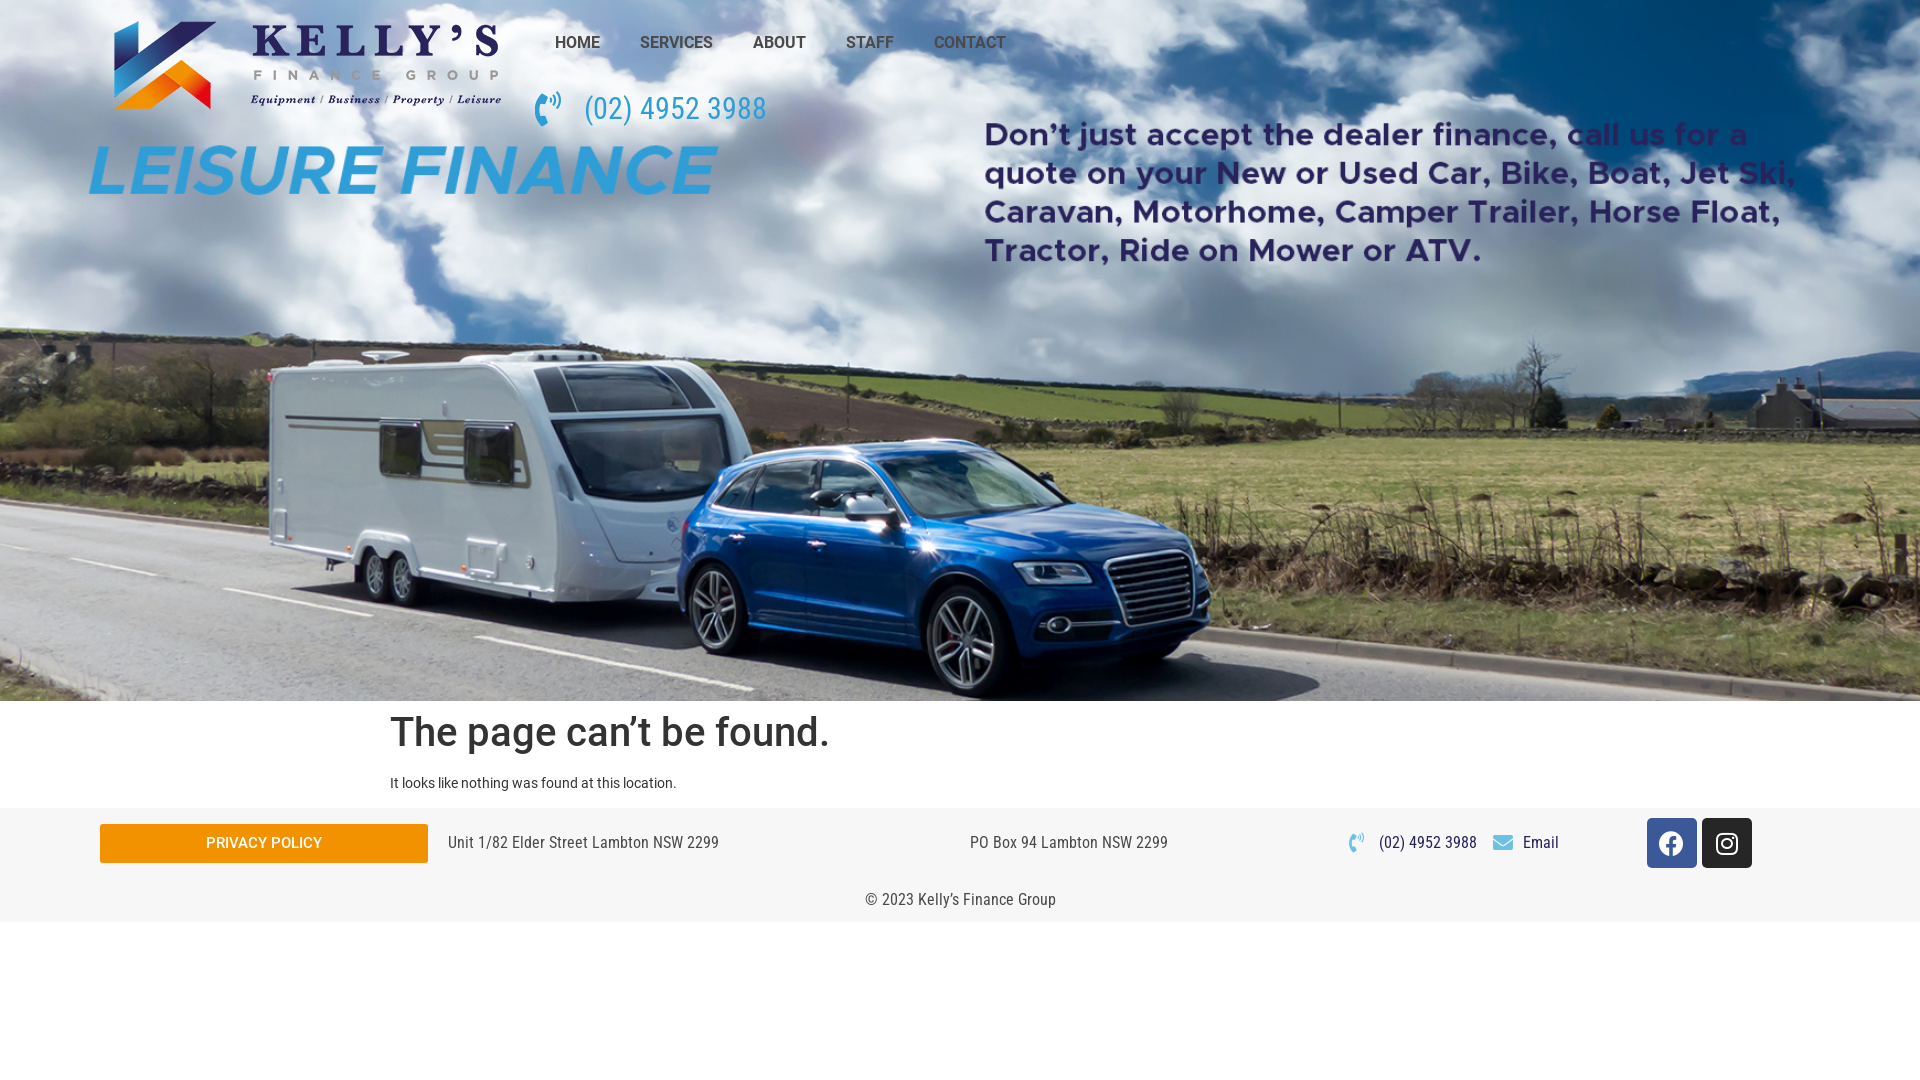  Describe the element at coordinates (263, 843) in the screenshot. I see `'PRIVACY POLICY'` at that location.